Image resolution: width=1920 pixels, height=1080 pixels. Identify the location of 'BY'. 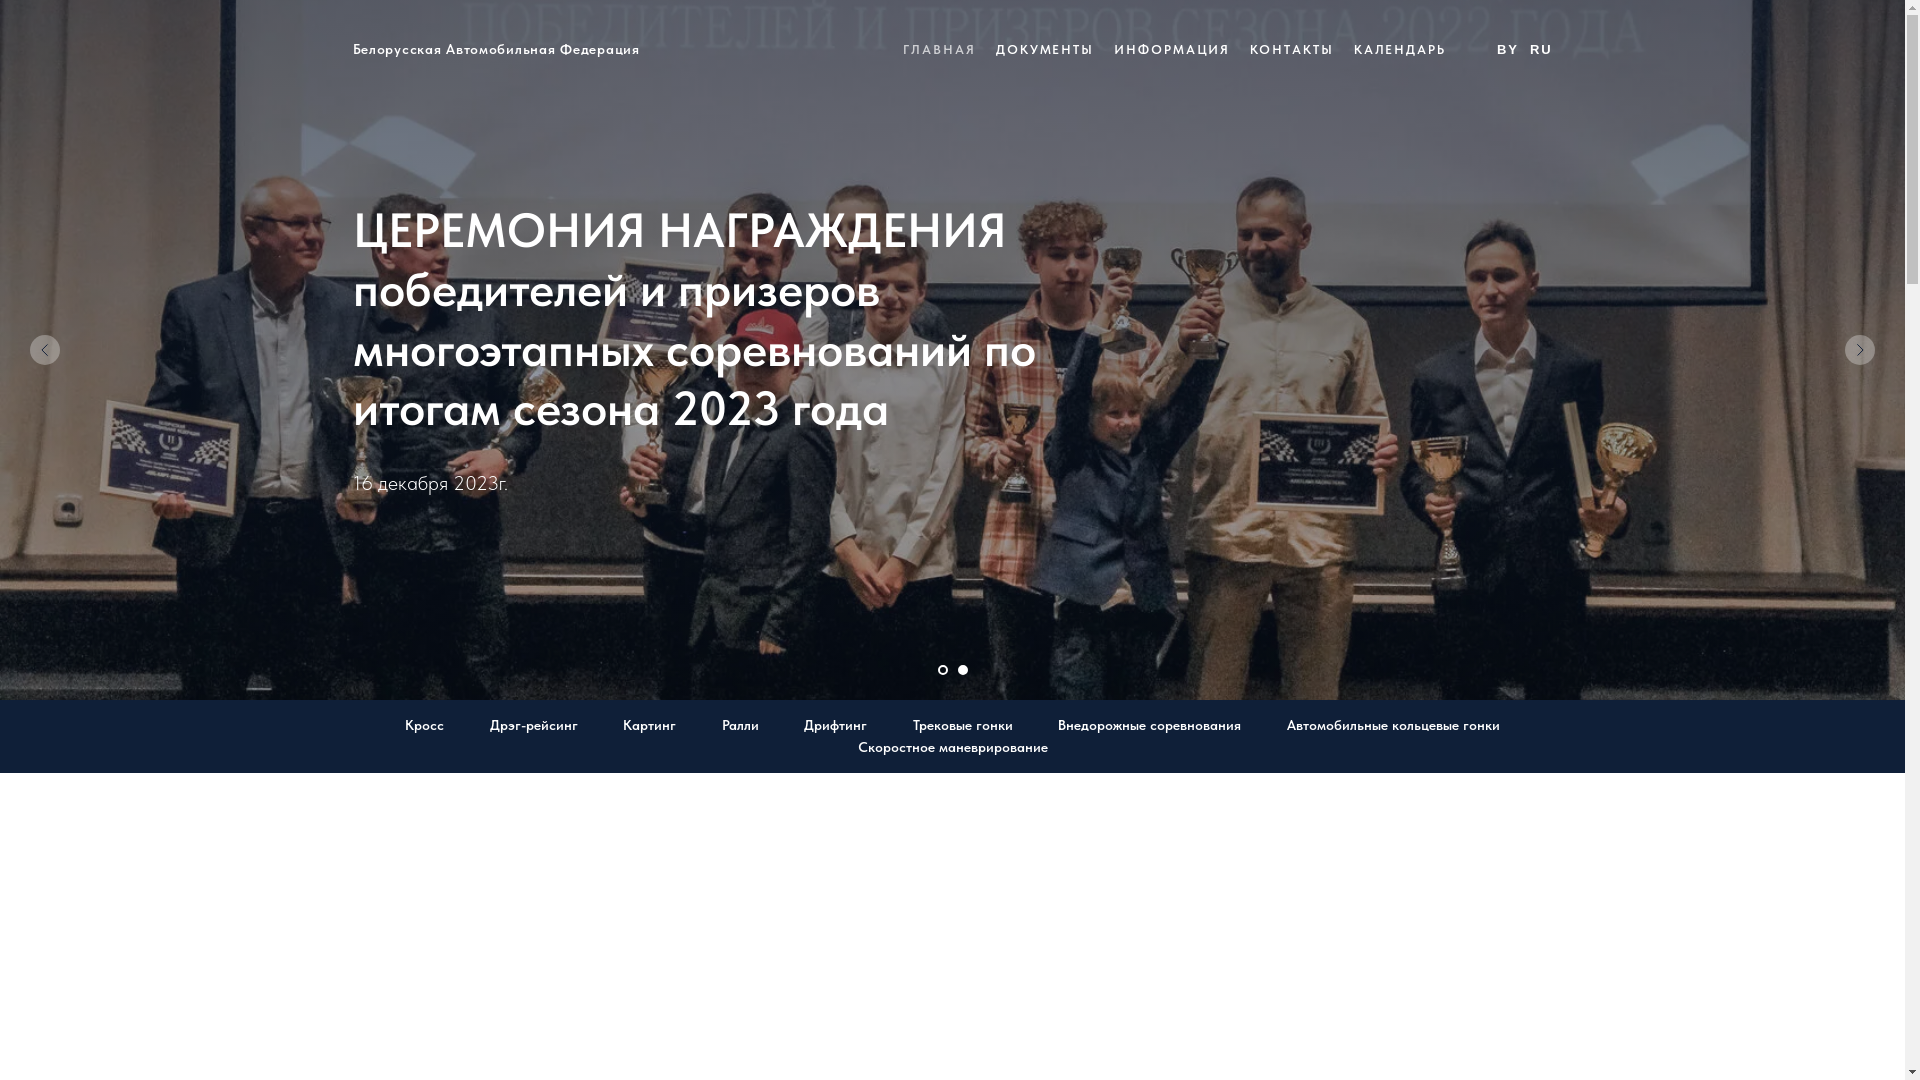
(1507, 48).